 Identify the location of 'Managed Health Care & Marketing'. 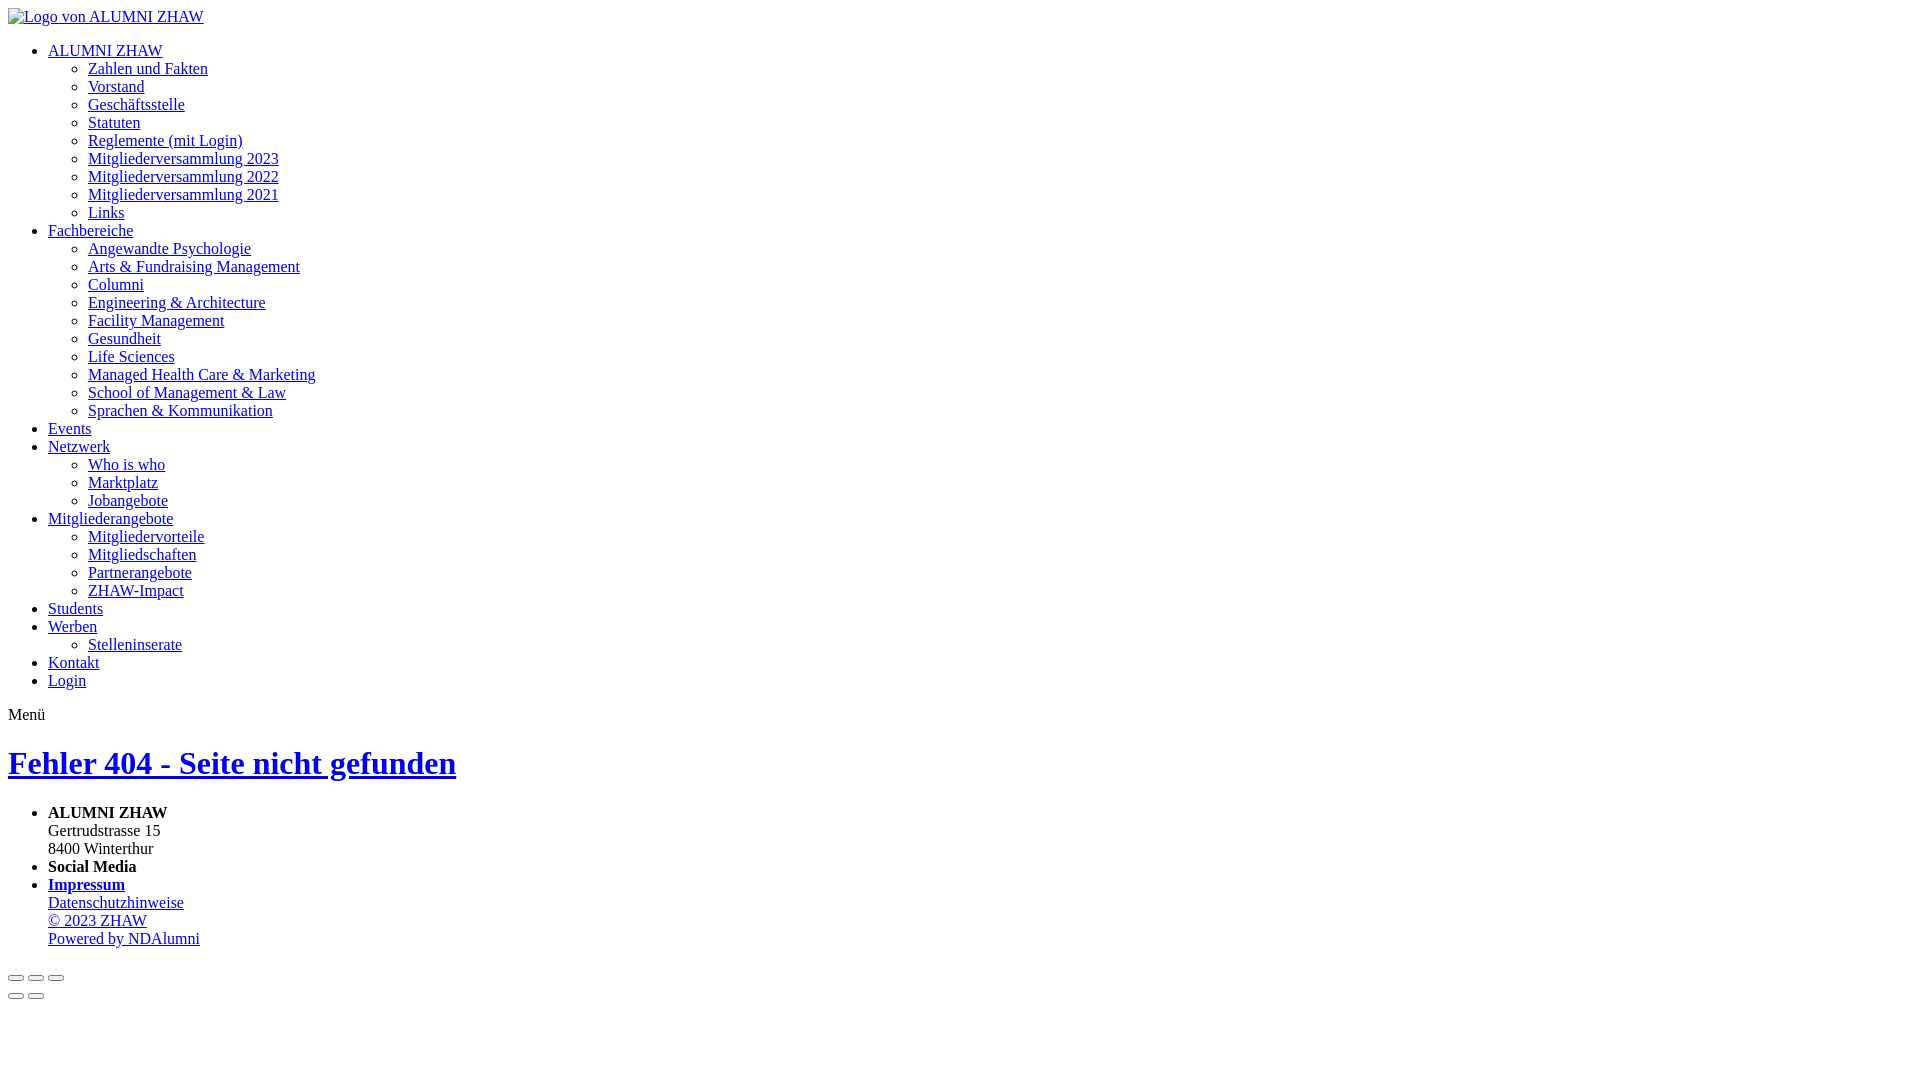
(86, 374).